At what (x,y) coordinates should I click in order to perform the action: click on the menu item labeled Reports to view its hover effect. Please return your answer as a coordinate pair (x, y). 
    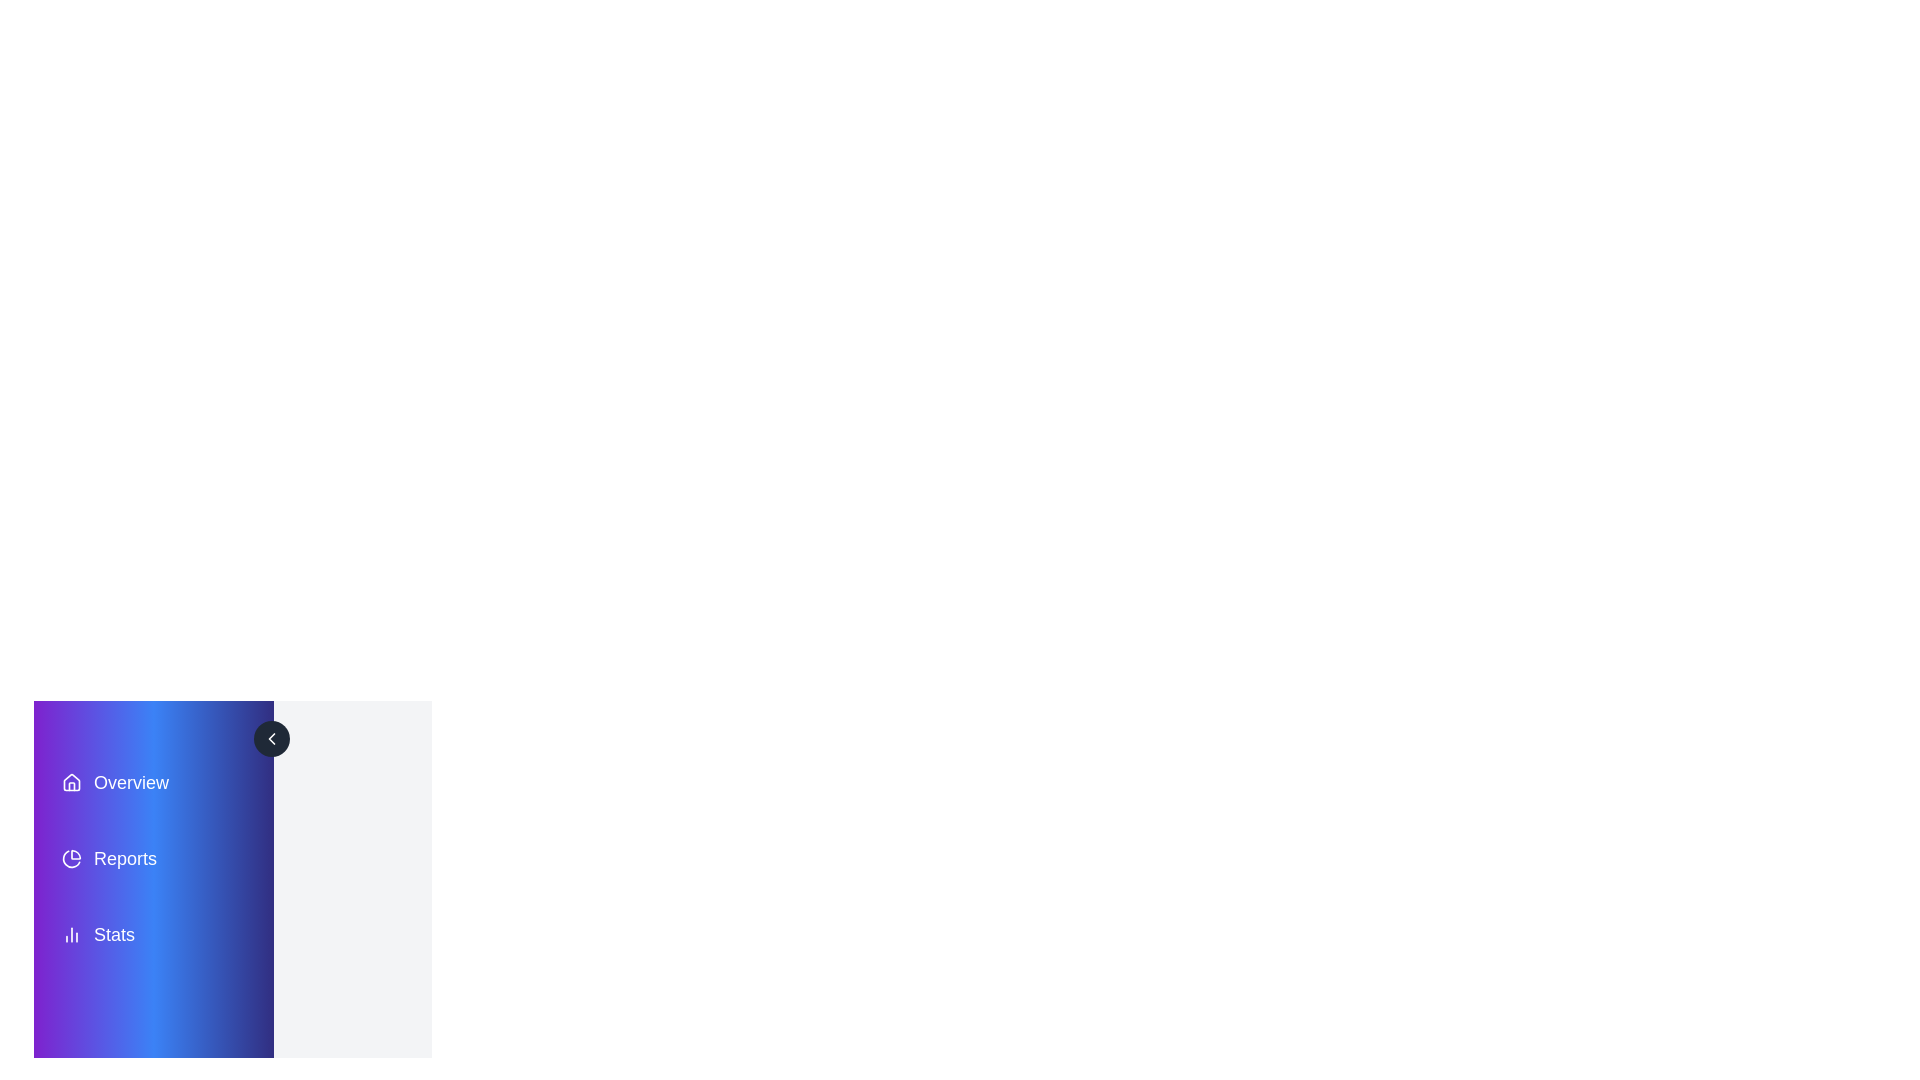
    Looking at the image, I should click on (152, 858).